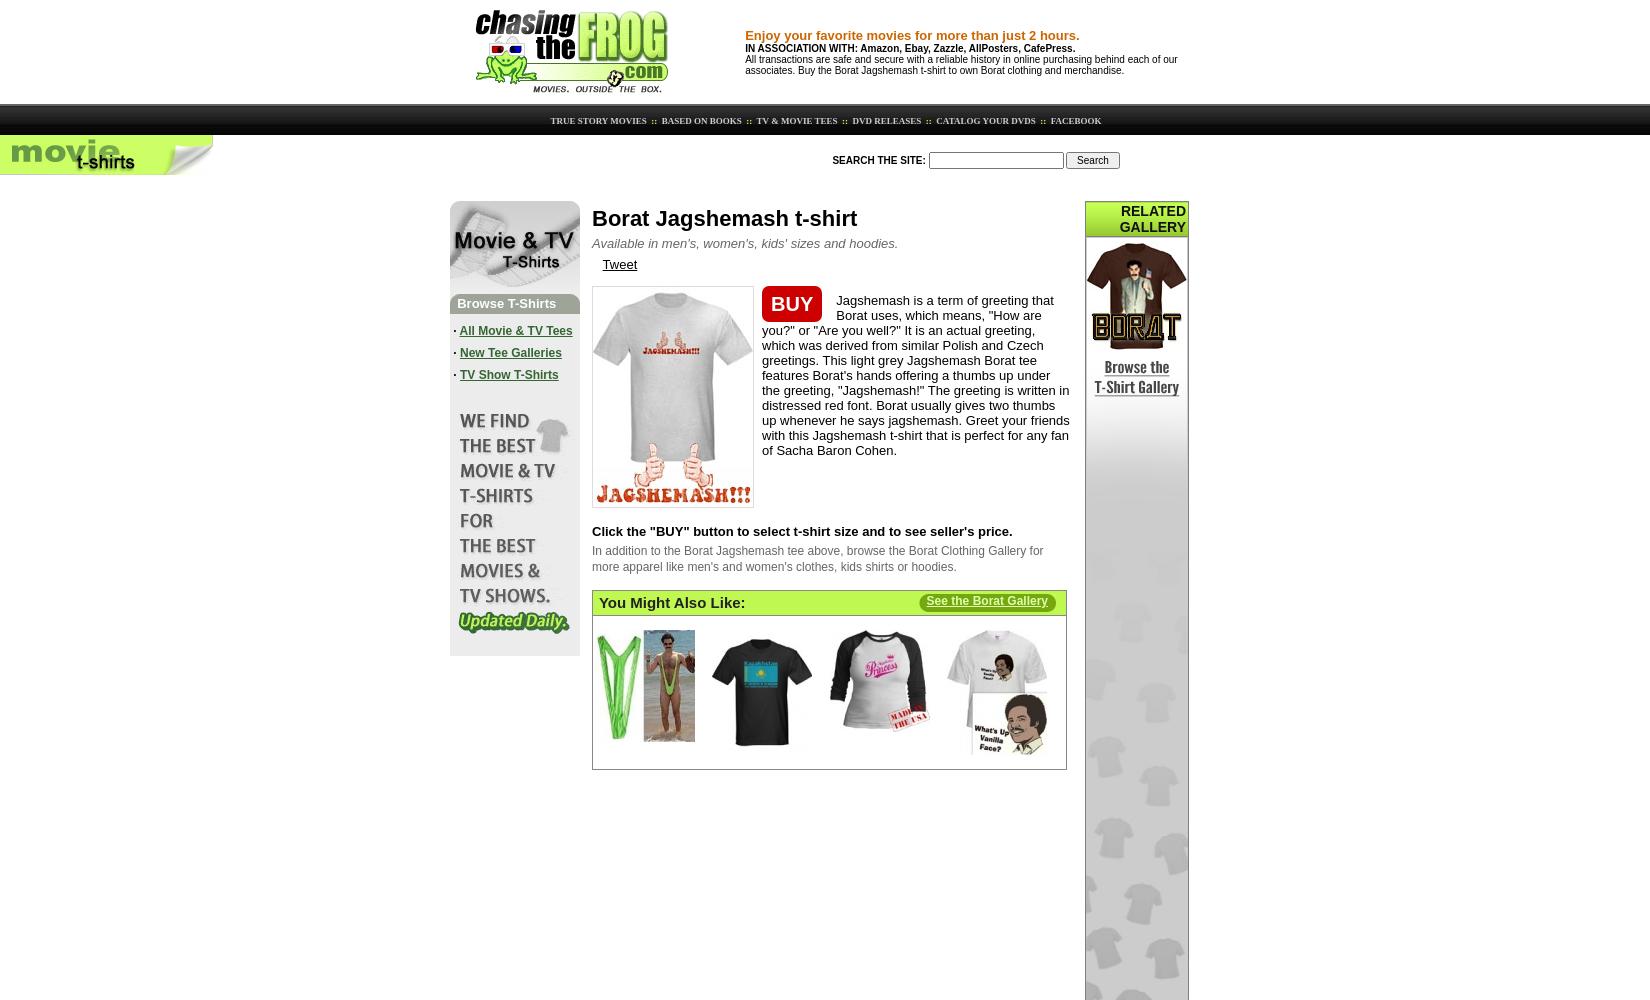  What do you see at coordinates (546, 119) in the screenshot?
I see `'TRUE STORY MOVIES'` at bounding box center [546, 119].